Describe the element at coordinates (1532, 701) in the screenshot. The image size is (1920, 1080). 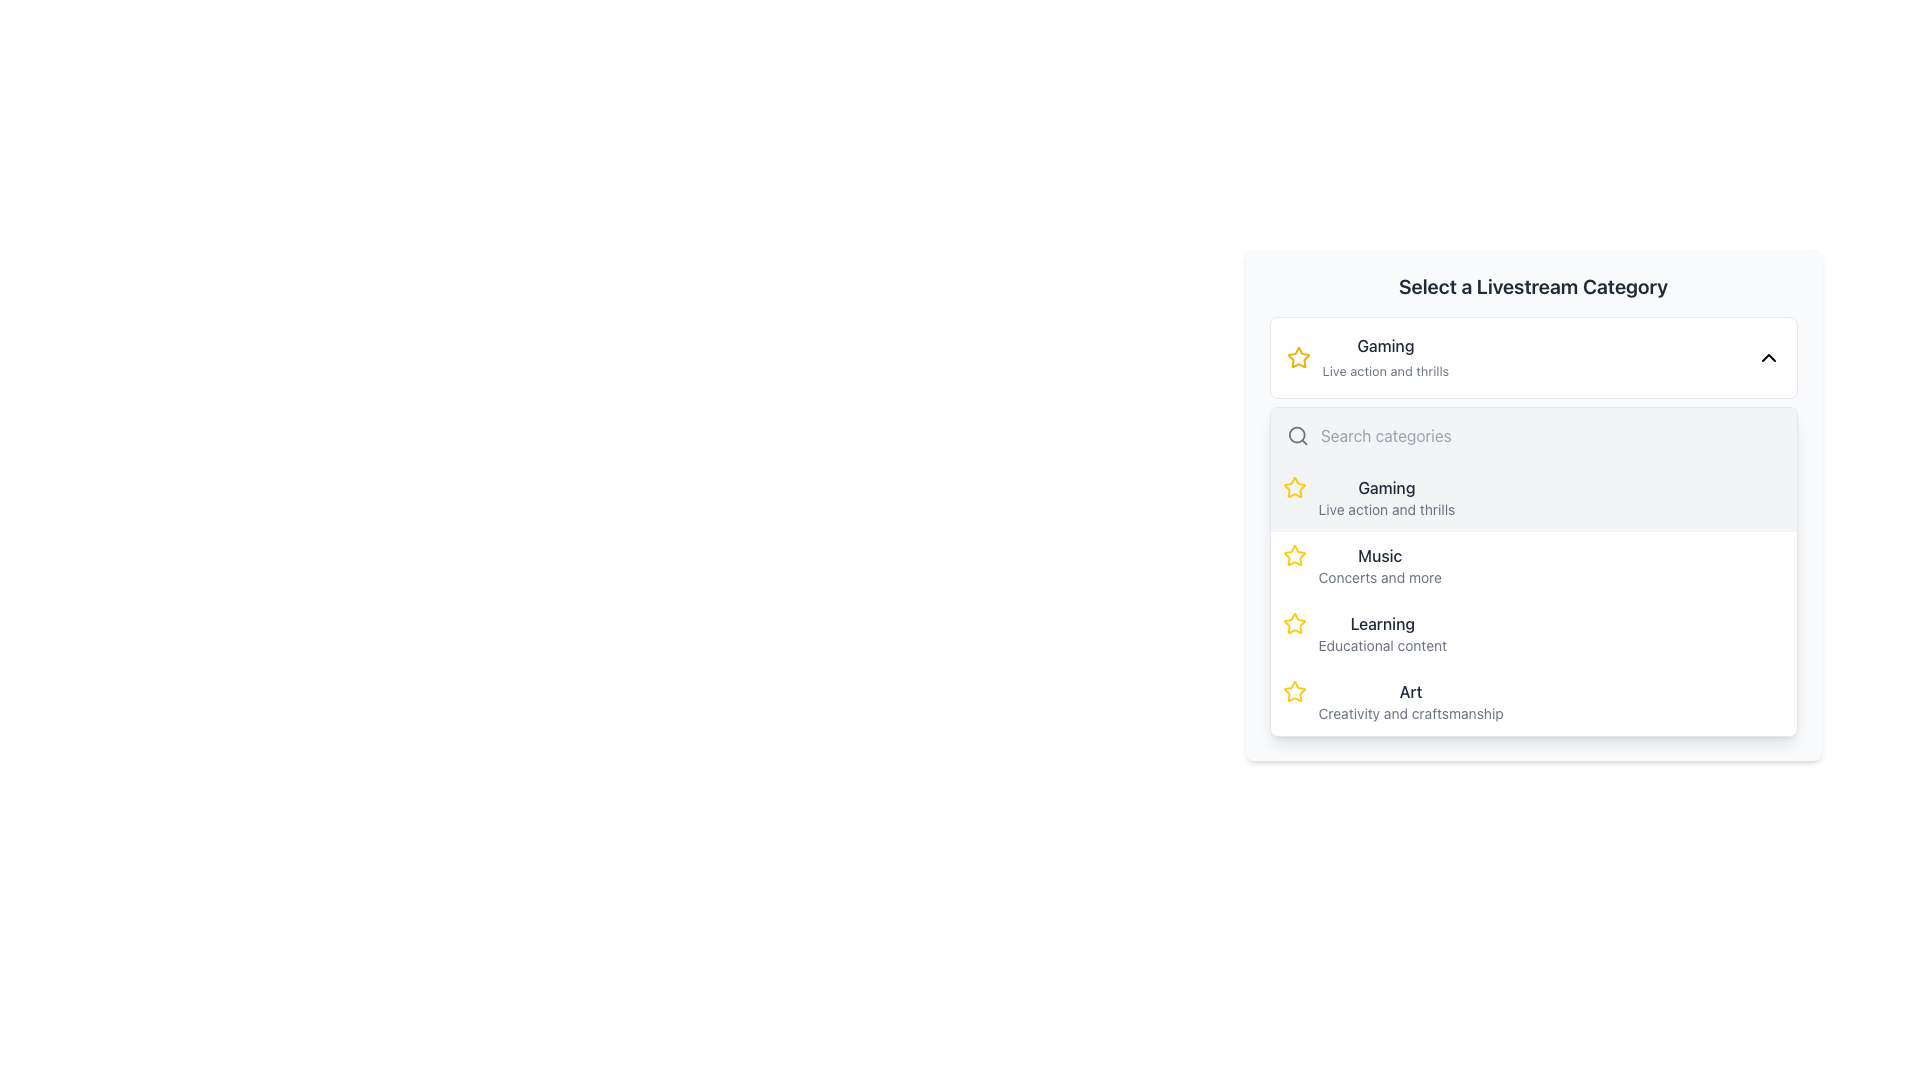
I see `the 'Art' category list item within the dropdown menu for keyboard navigation` at that location.